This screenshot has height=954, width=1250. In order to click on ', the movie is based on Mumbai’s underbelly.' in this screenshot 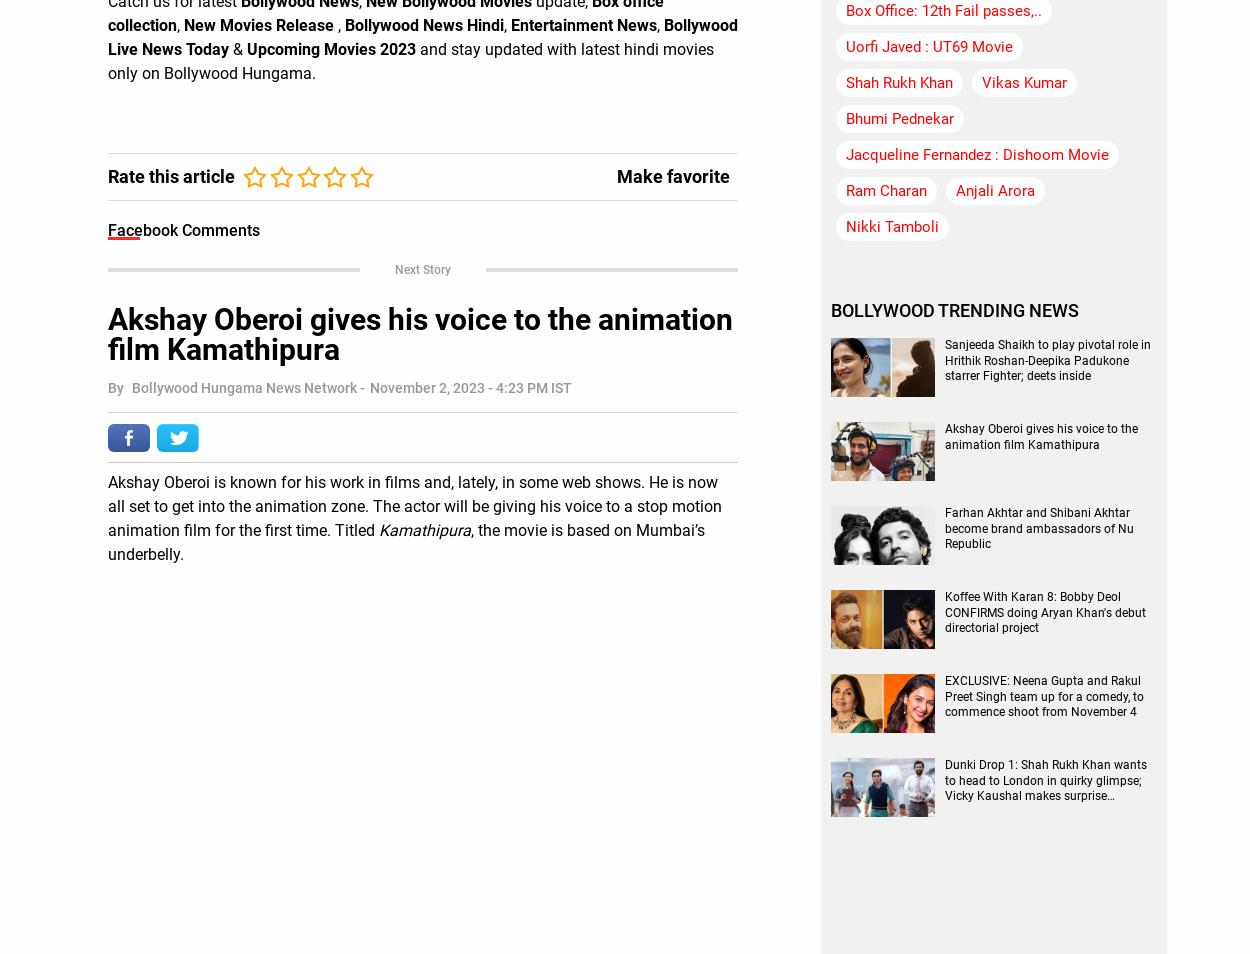, I will do `click(107, 540)`.